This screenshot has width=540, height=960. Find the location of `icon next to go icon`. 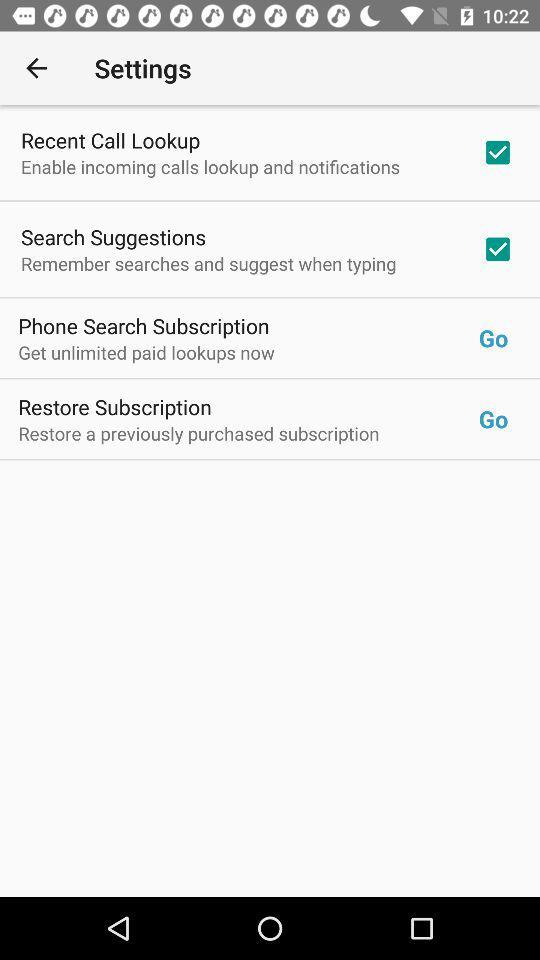

icon next to go icon is located at coordinates (143, 325).